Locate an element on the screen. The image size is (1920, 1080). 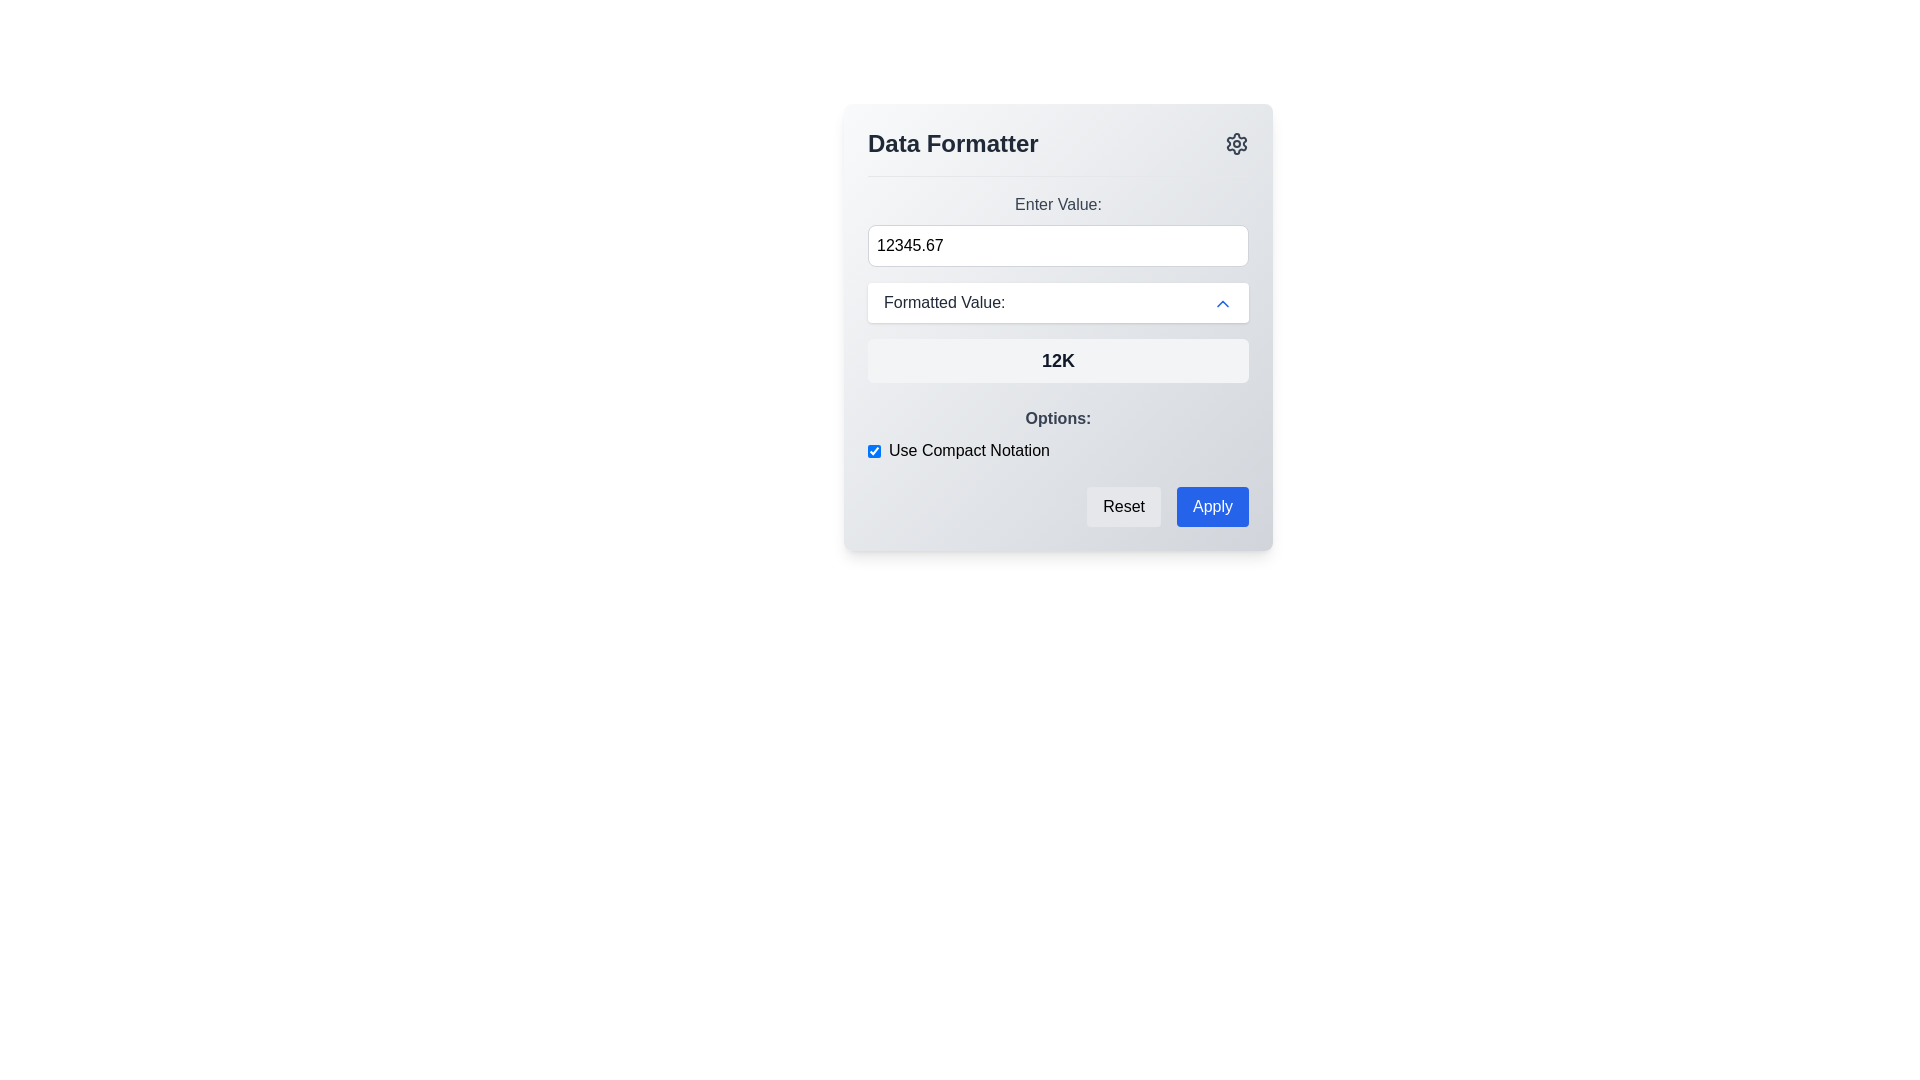
the text label displaying 'Options:' in bold dark gray, which serves as a heading for the elements below it is located at coordinates (1057, 418).